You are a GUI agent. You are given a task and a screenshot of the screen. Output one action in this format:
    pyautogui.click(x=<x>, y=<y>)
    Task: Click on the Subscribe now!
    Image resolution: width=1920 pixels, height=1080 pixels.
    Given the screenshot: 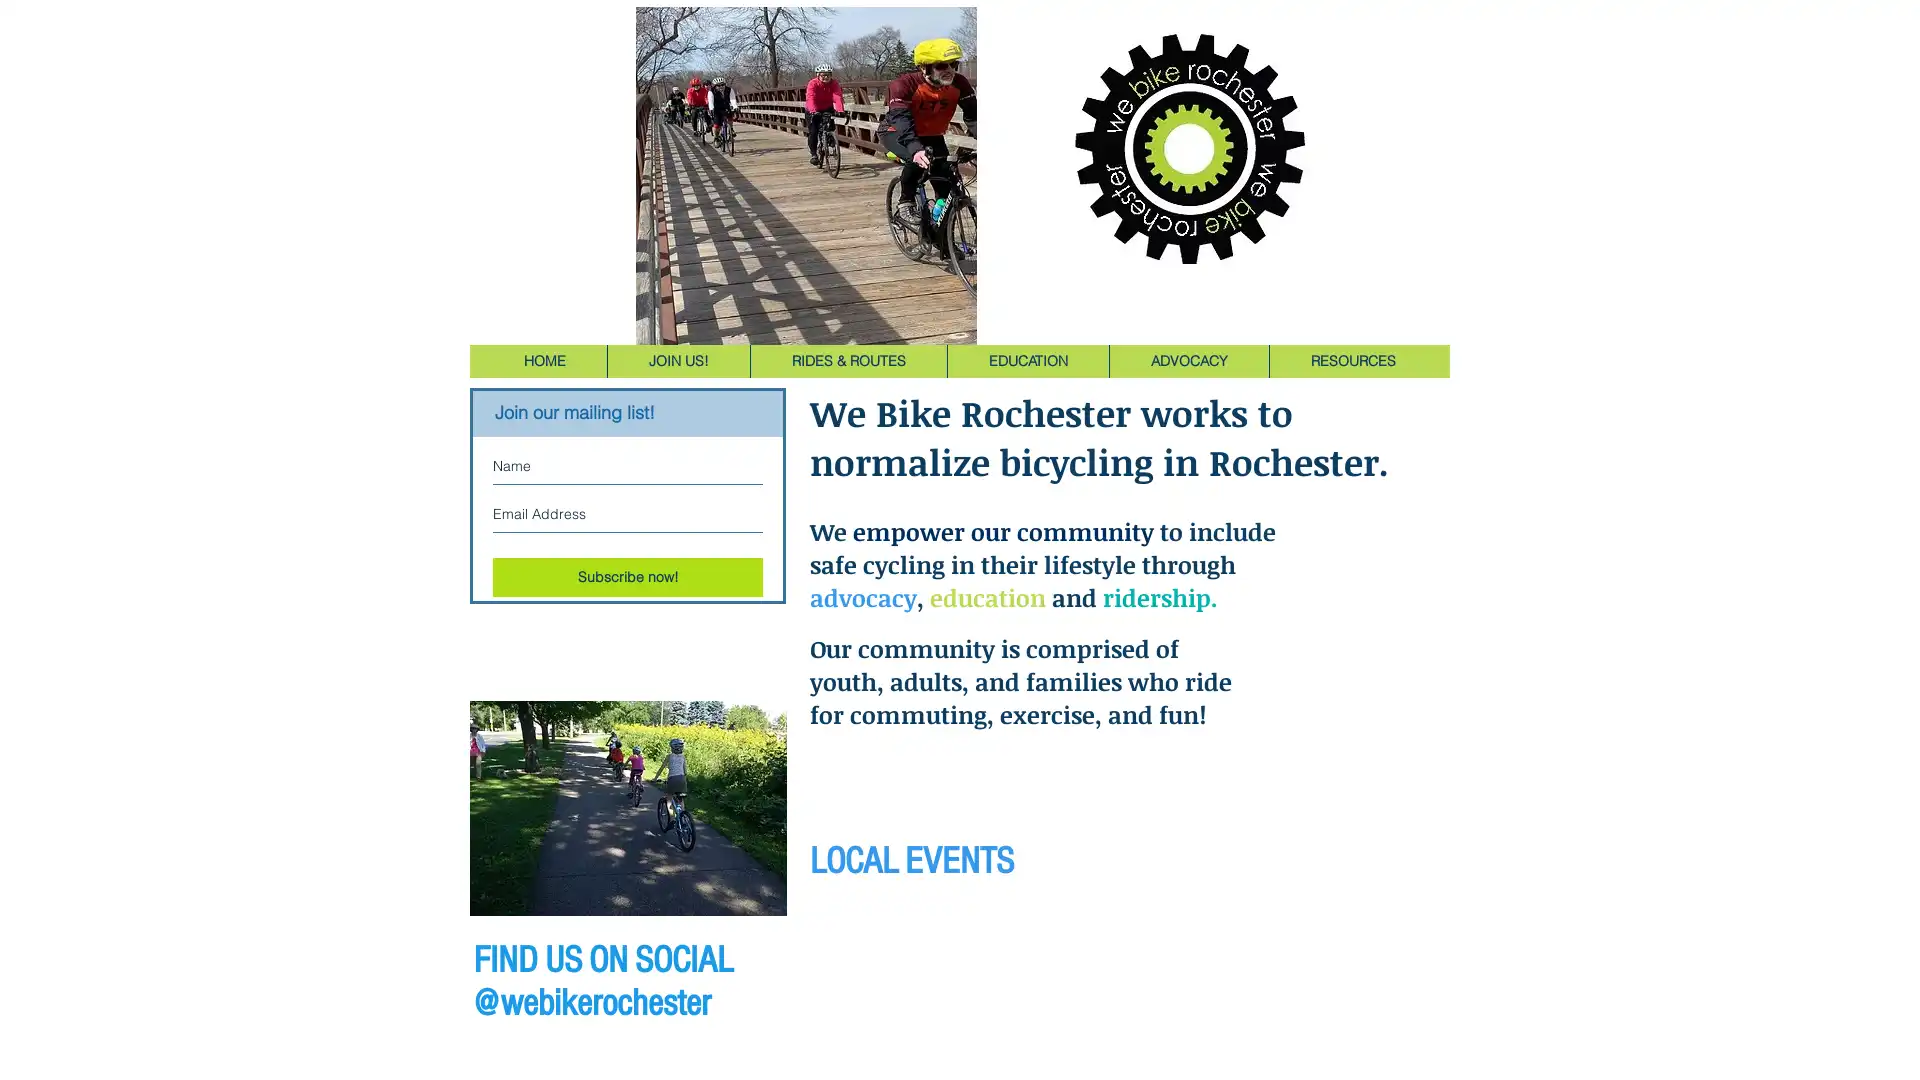 What is the action you would take?
    pyautogui.click(x=627, y=577)
    